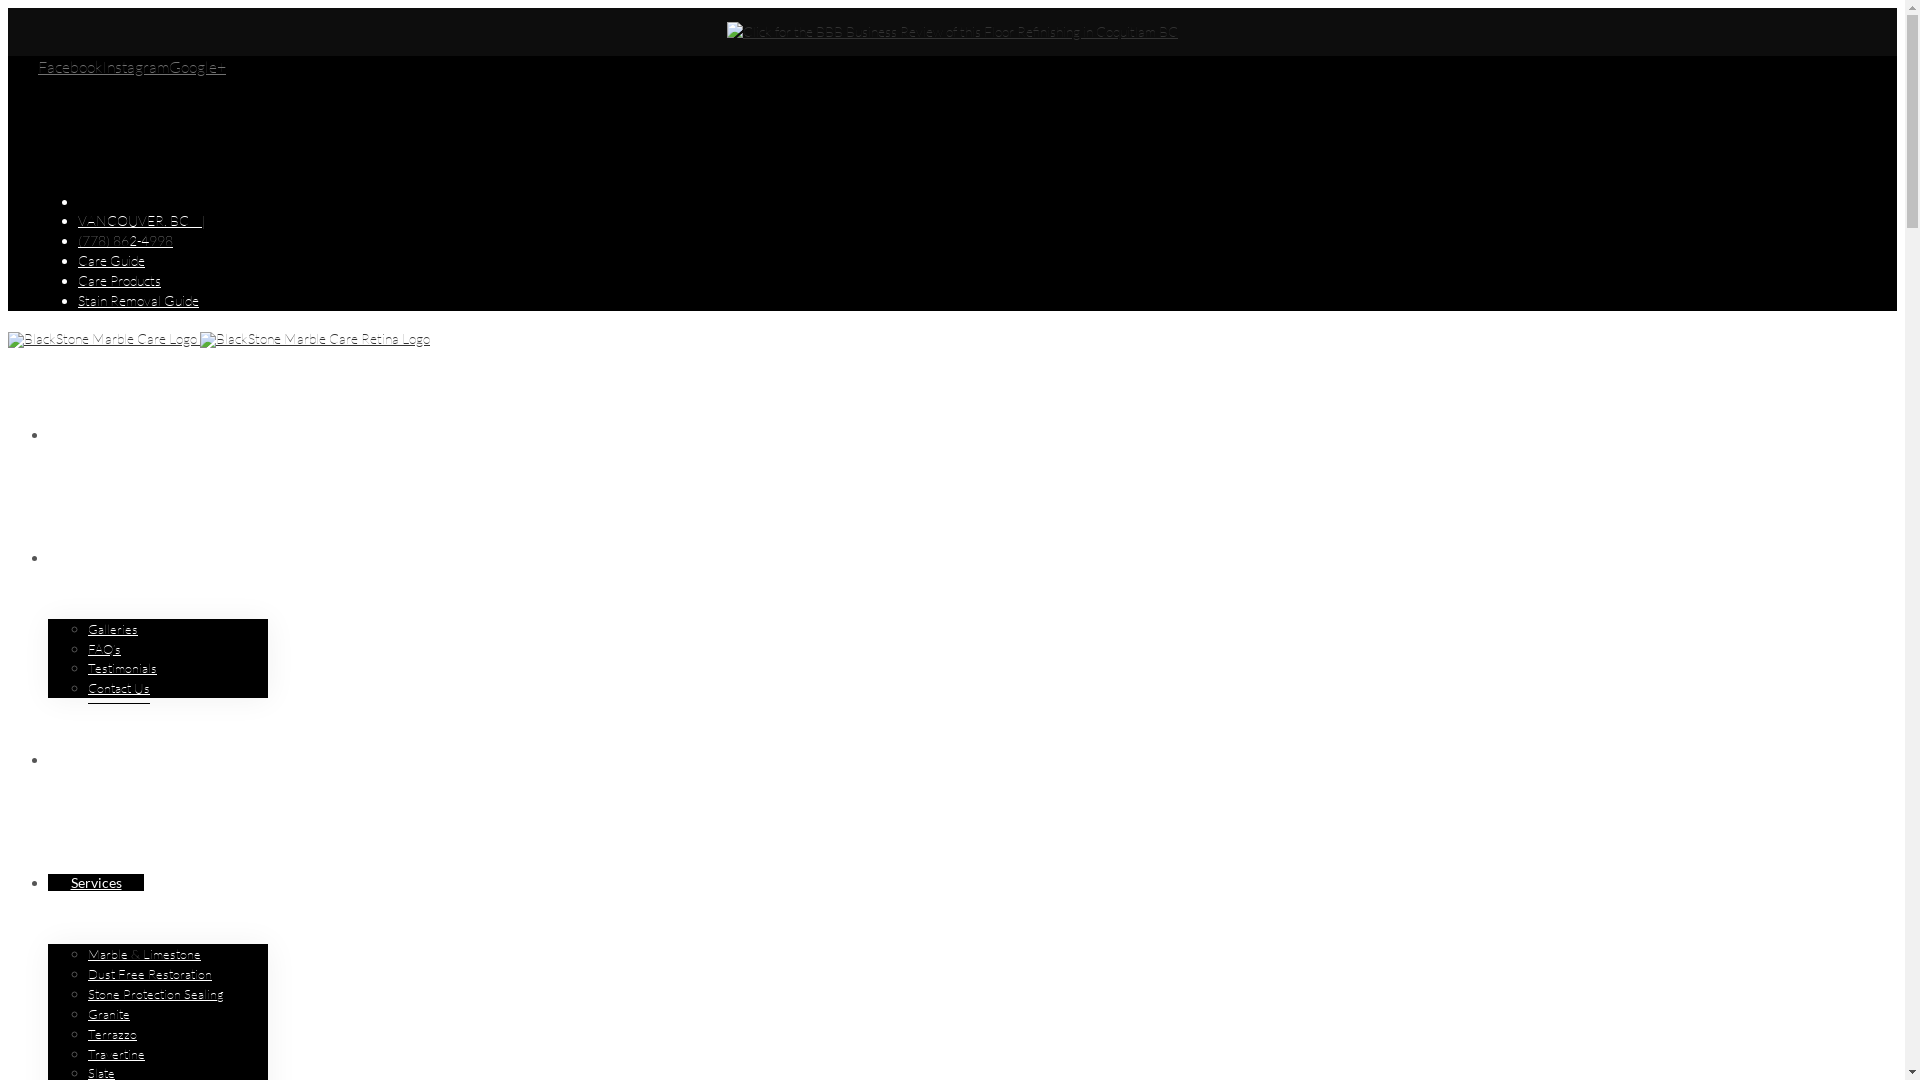 Image resolution: width=1920 pixels, height=1080 pixels. I want to click on 'Contact Us', so click(86, 687).